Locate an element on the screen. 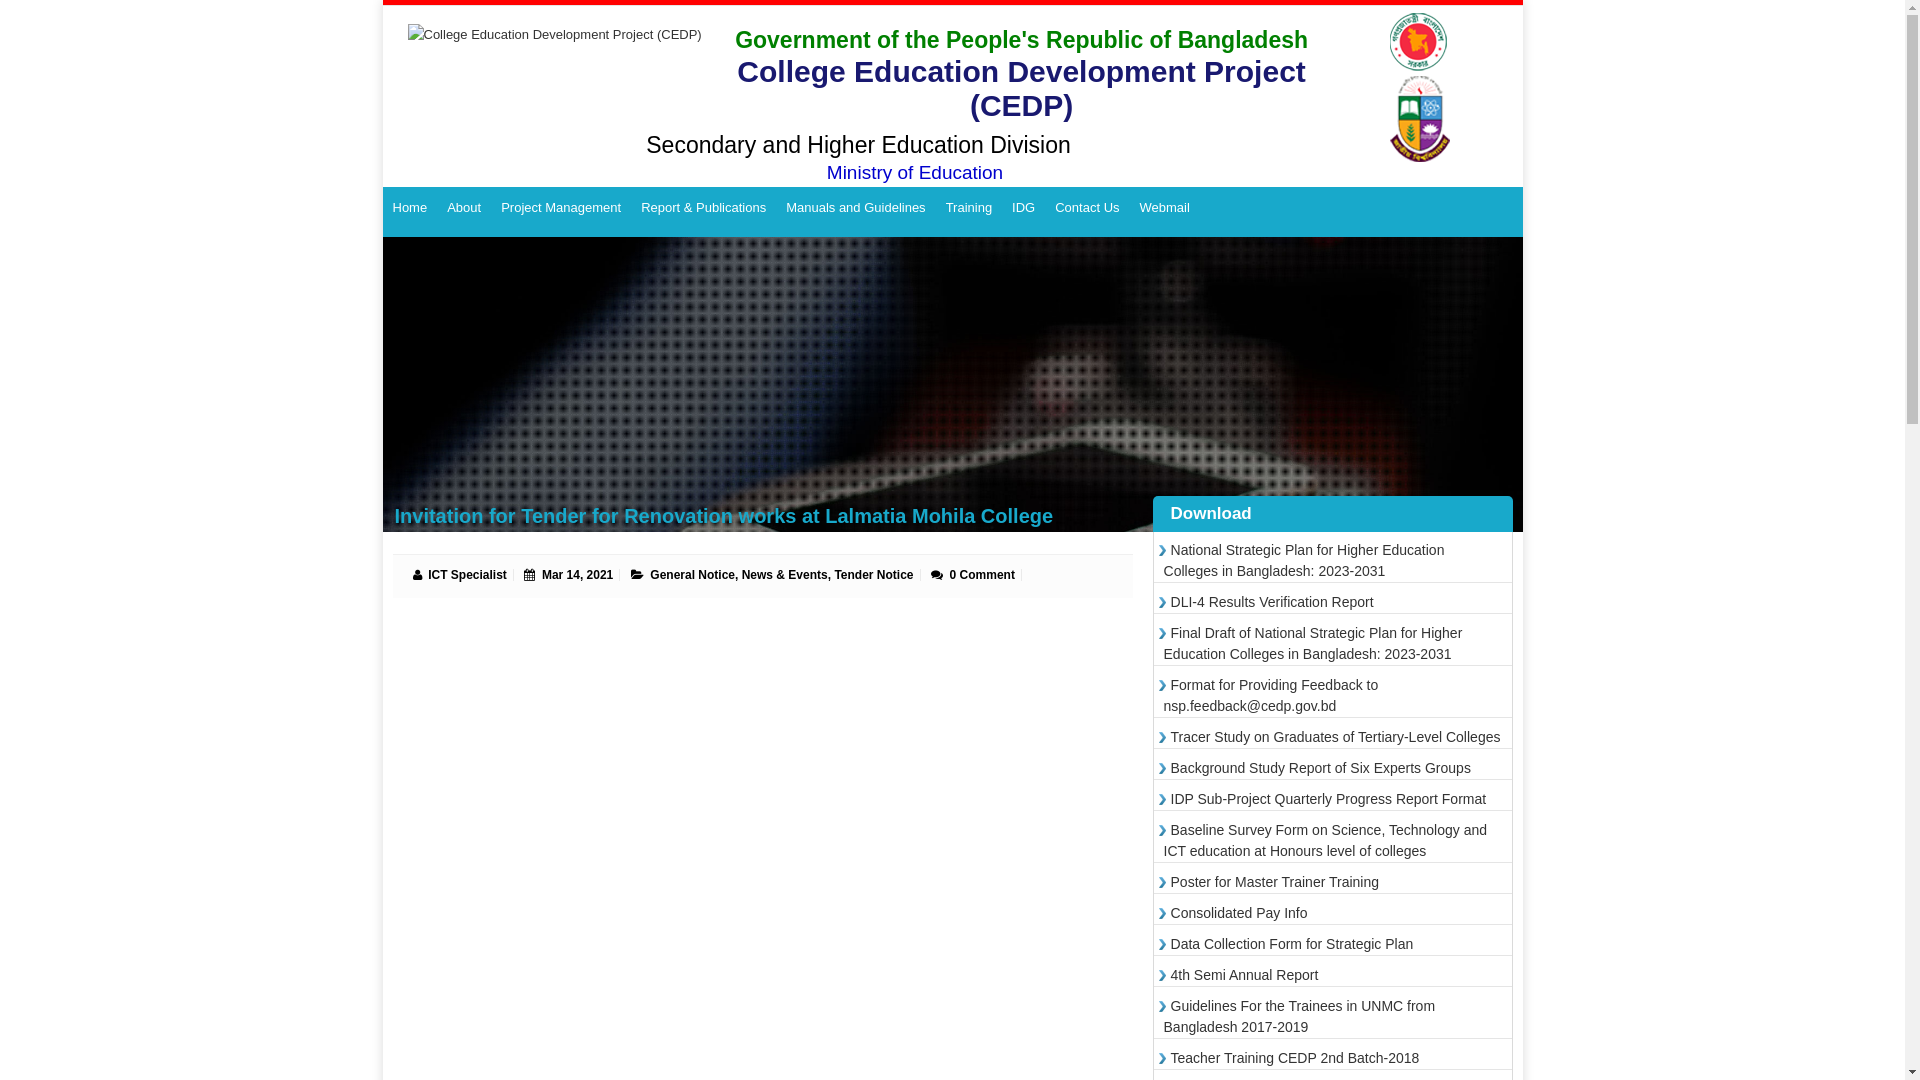 The height and width of the screenshot is (1080, 1920). '4th Semi Annual Report' is located at coordinates (1240, 974).